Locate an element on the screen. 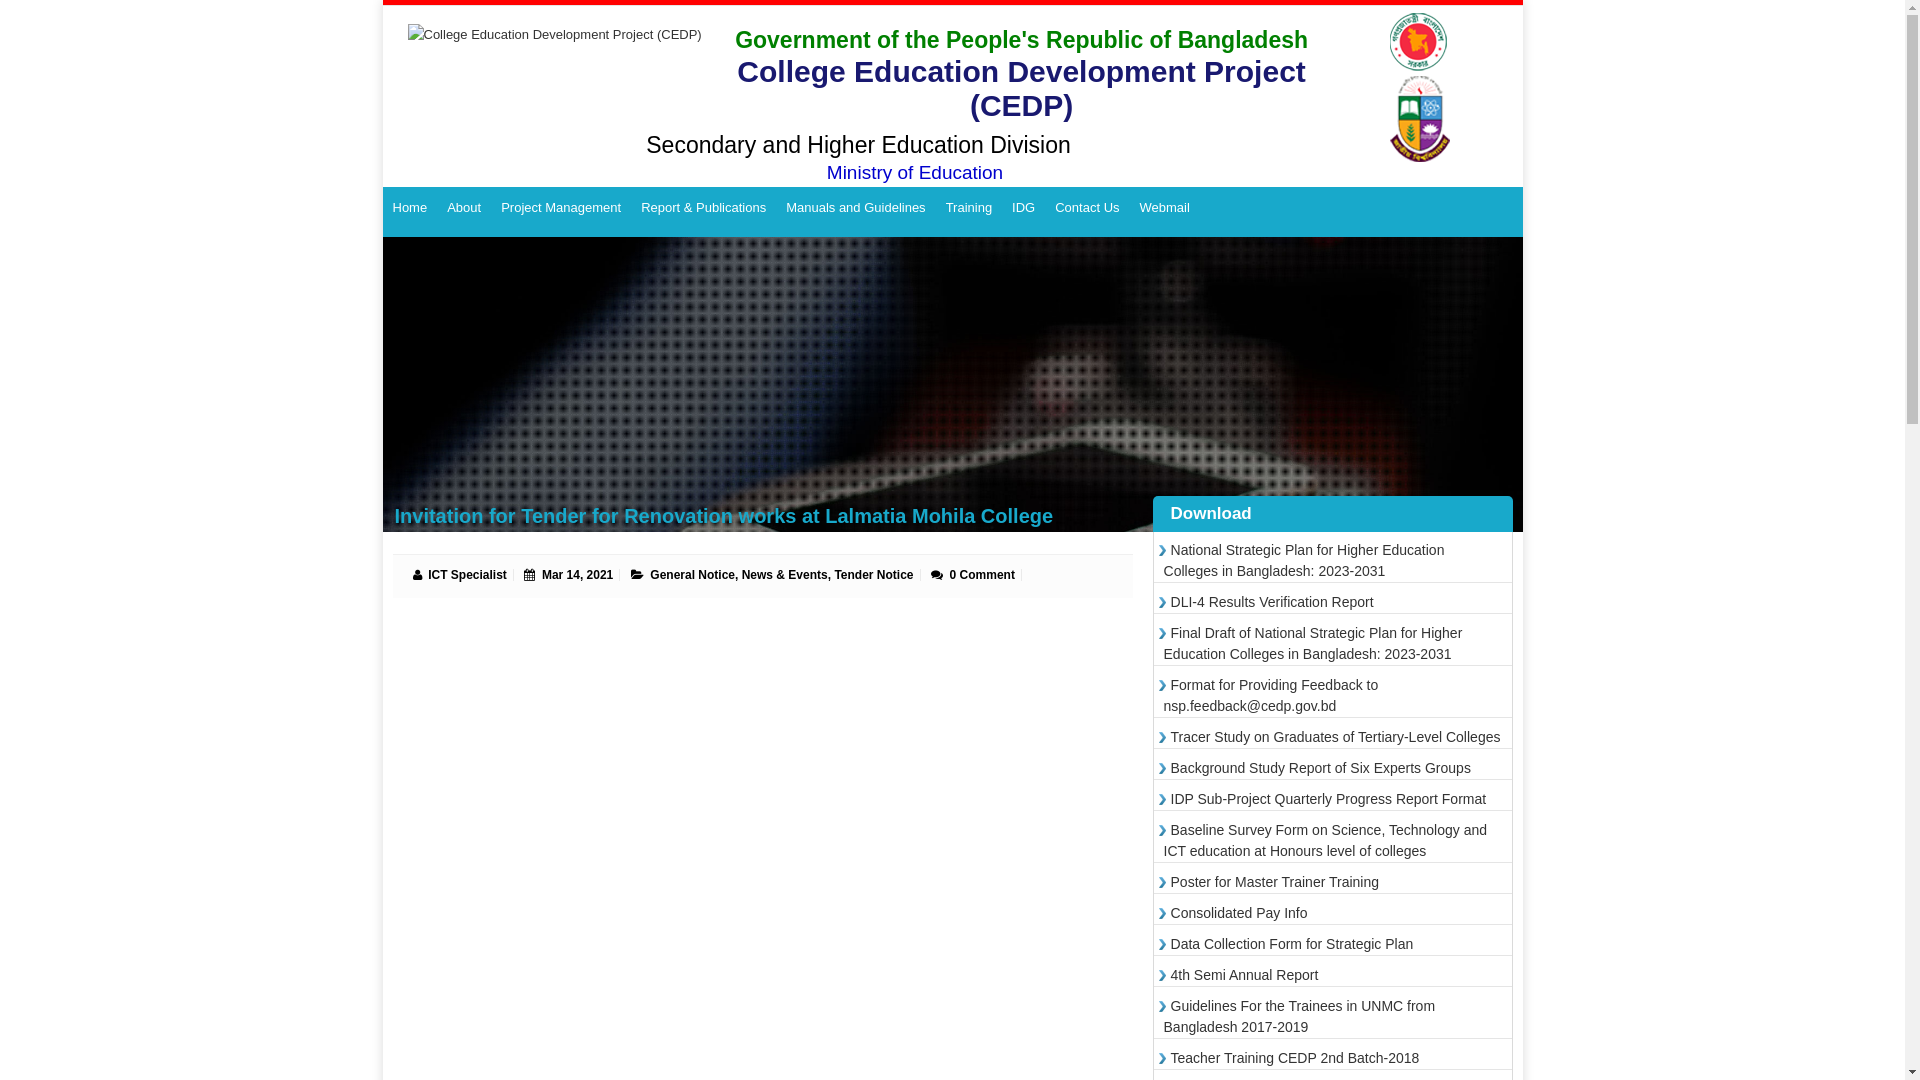 The height and width of the screenshot is (1080, 1920). '4th Semi Annual Report' is located at coordinates (1240, 974).